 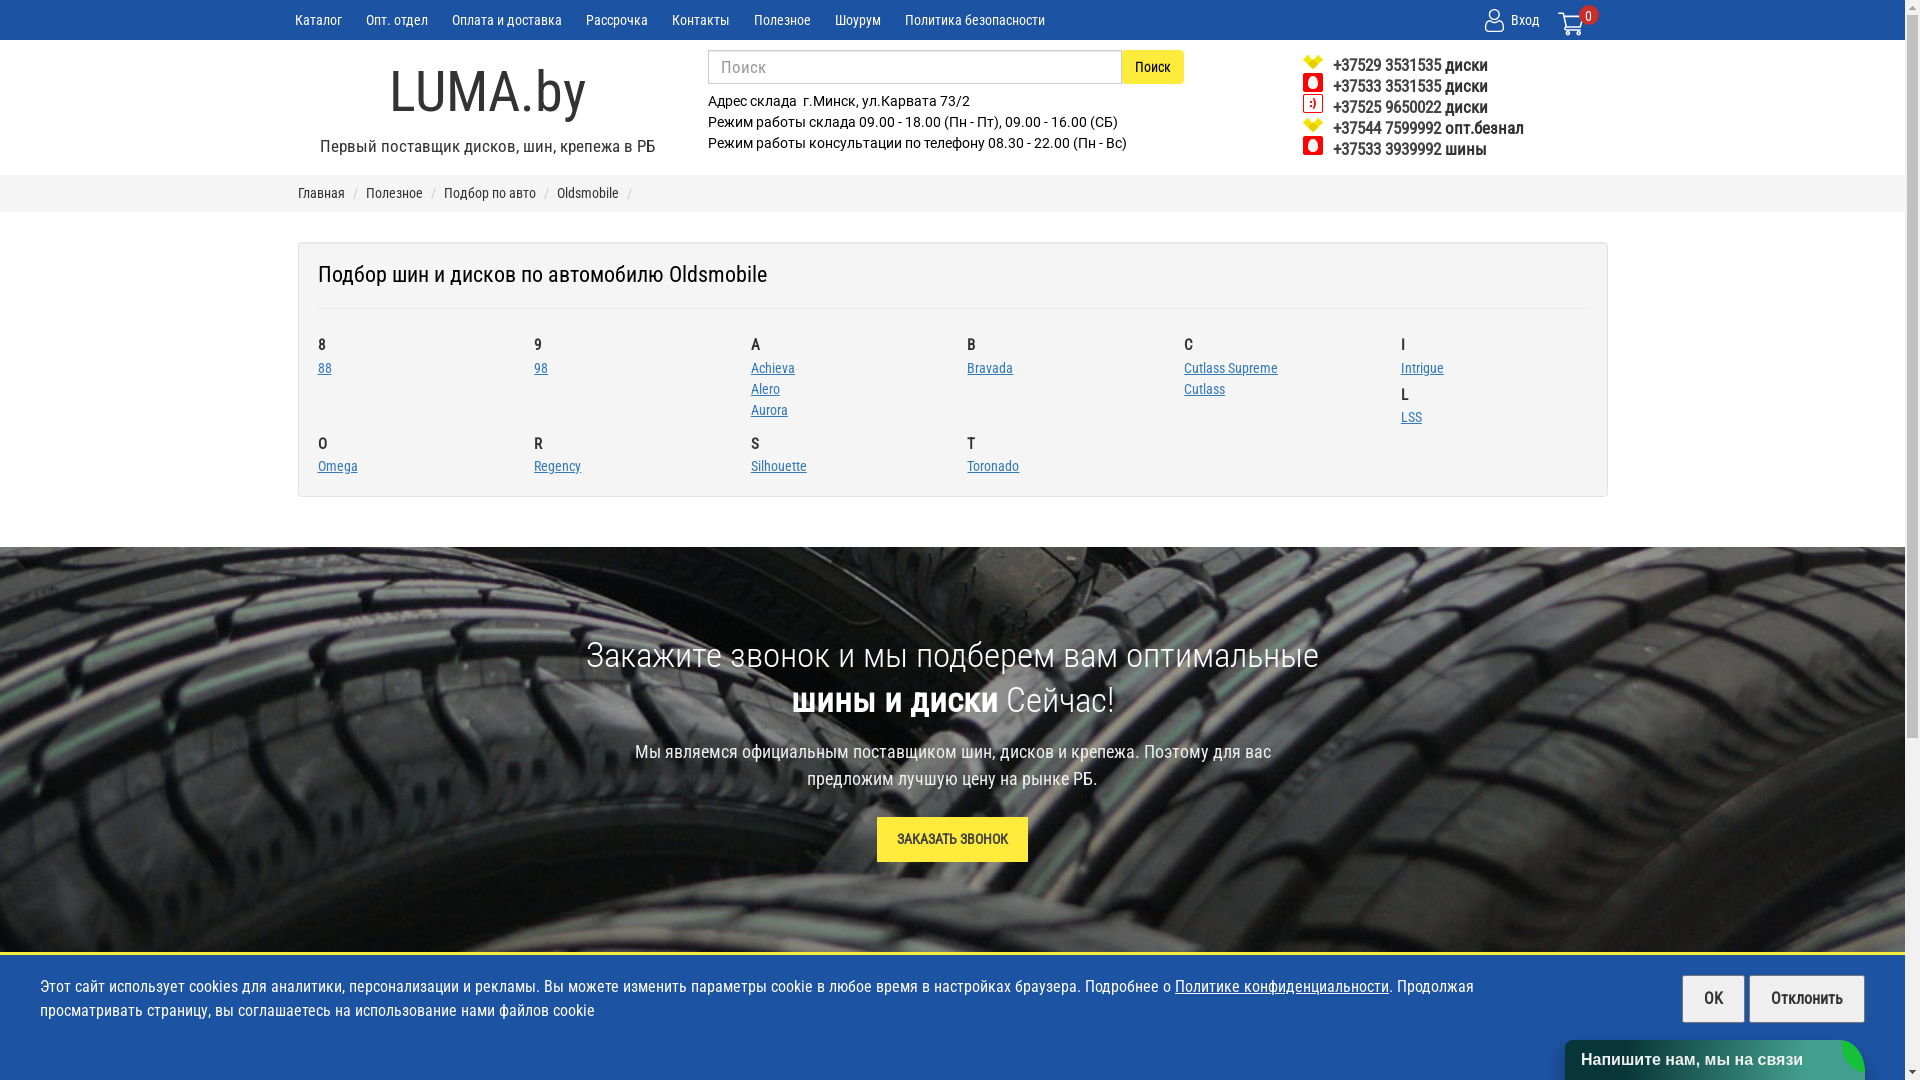 I want to click on 'Silhouette', so click(x=777, y=466).